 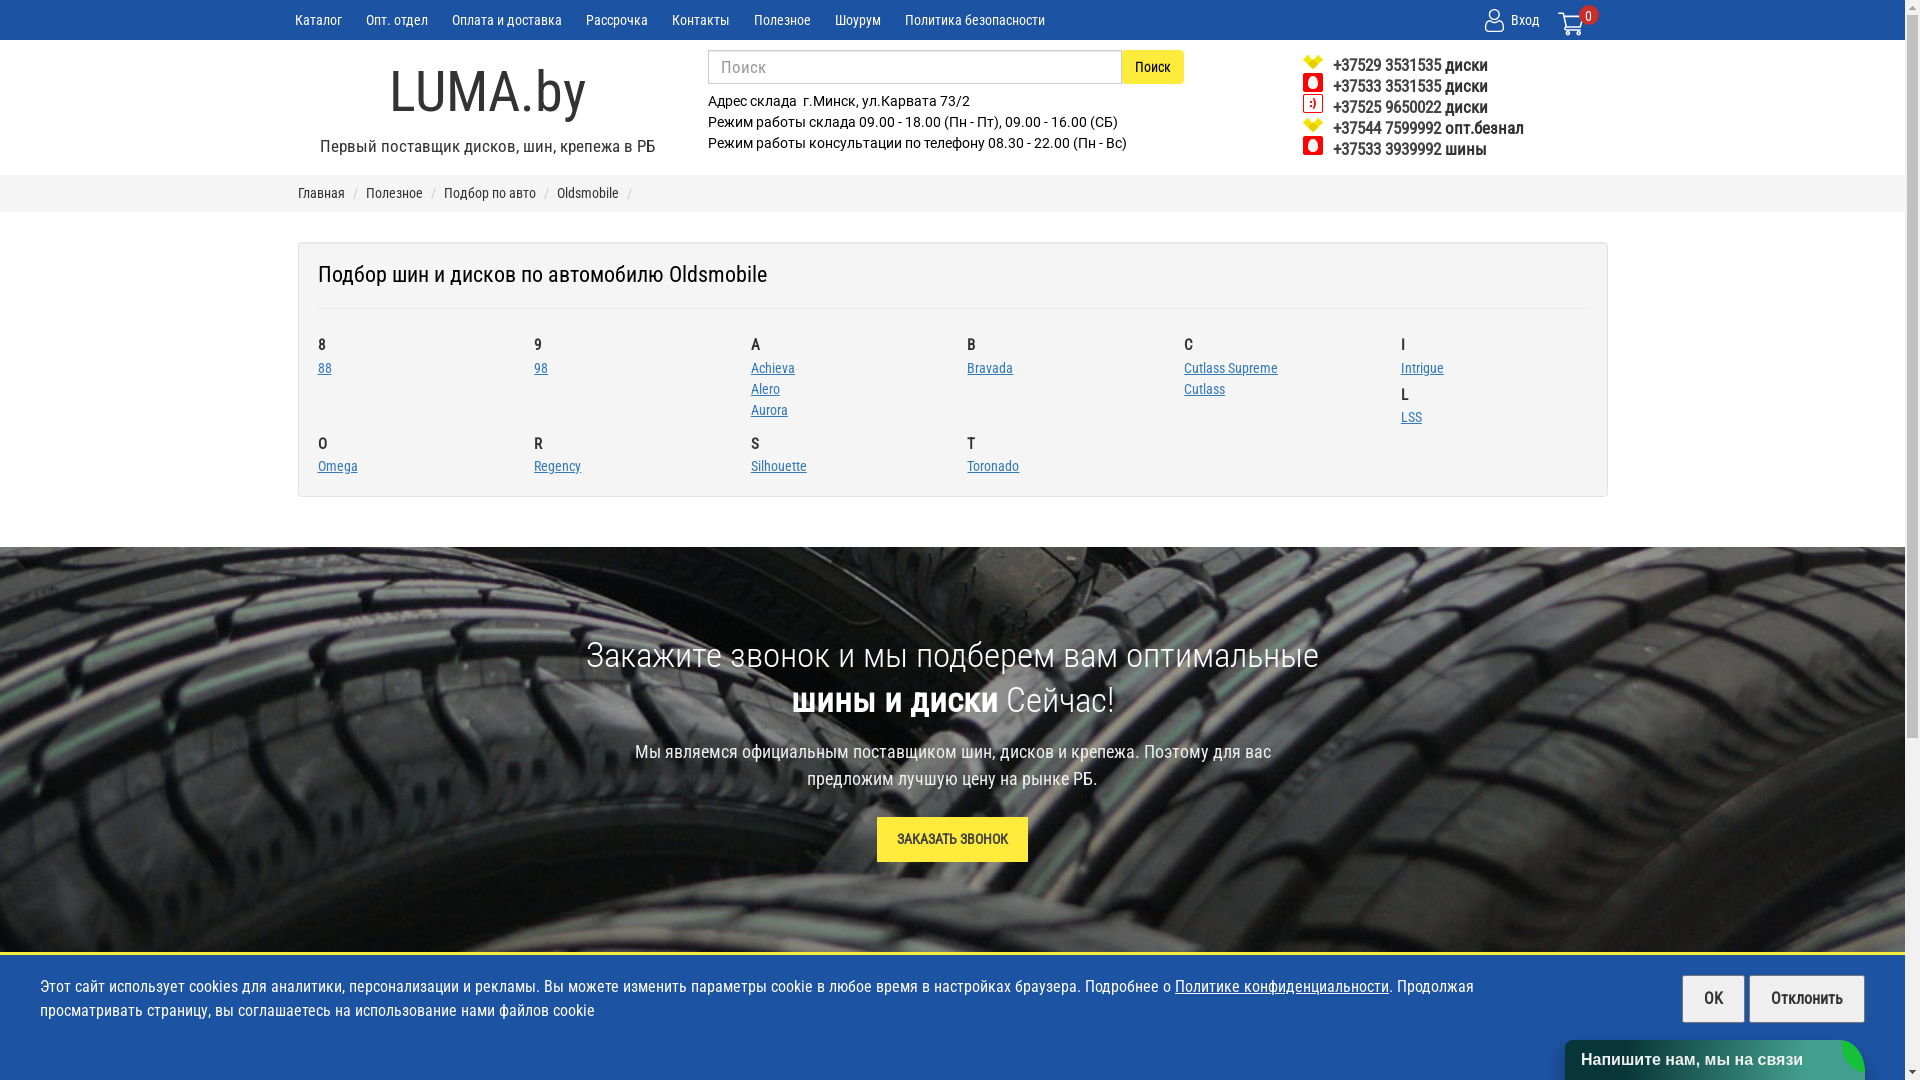 I want to click on 'Silhouette', so click(x=777, y=466).